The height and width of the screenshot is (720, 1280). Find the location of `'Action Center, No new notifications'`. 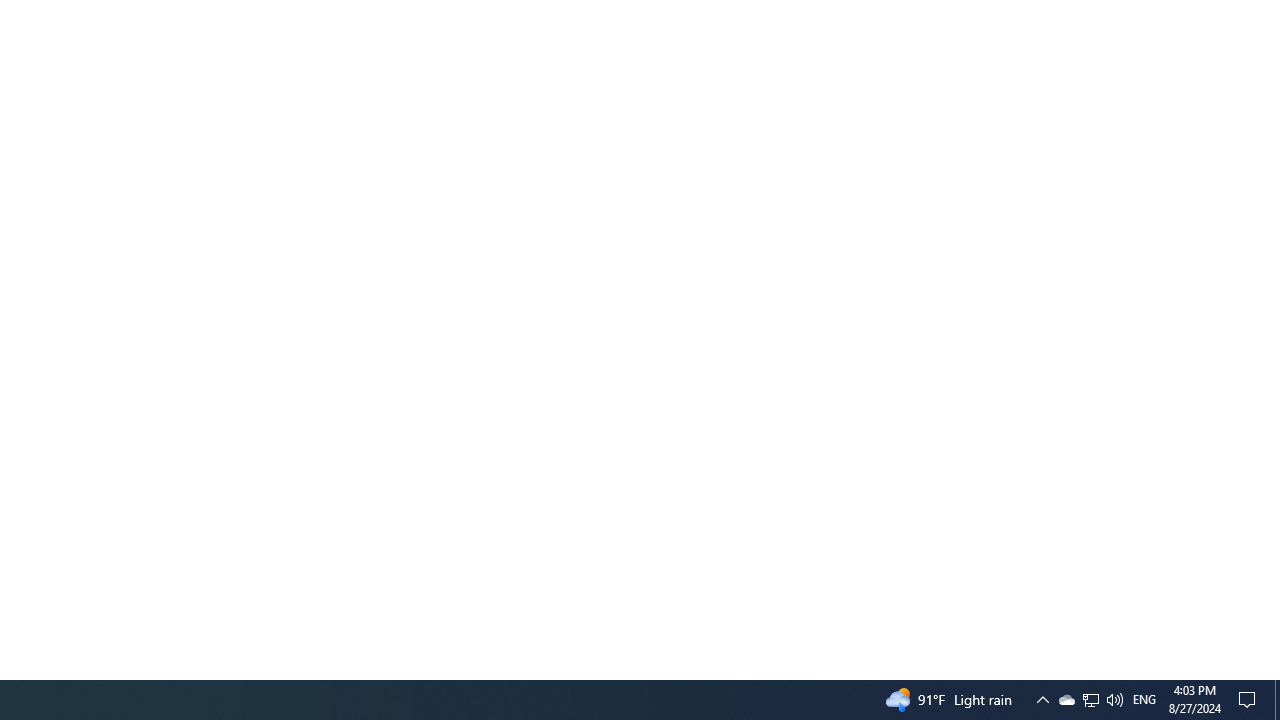

'Action Center, No new notifications' is located at coordinates (1250, 698).